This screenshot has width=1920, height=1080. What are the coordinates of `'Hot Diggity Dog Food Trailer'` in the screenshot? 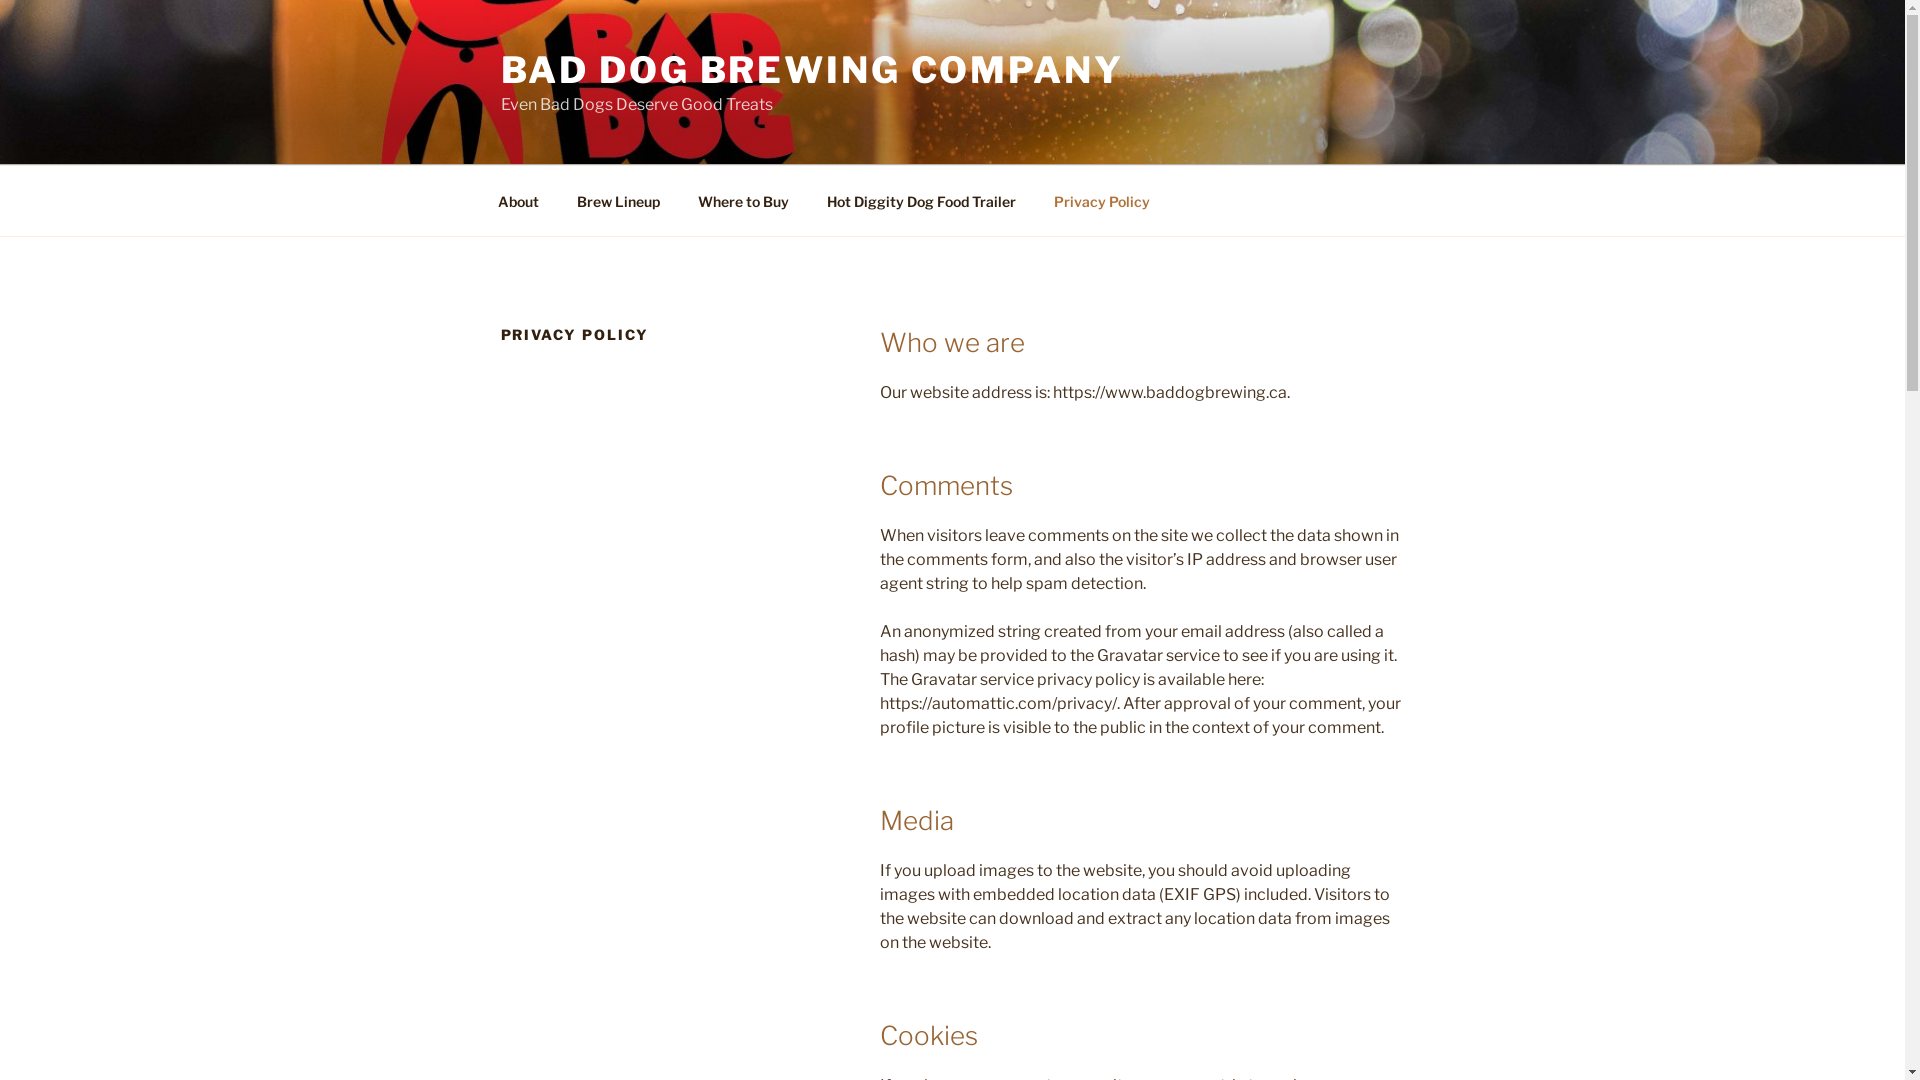 It's located at (920, 200).